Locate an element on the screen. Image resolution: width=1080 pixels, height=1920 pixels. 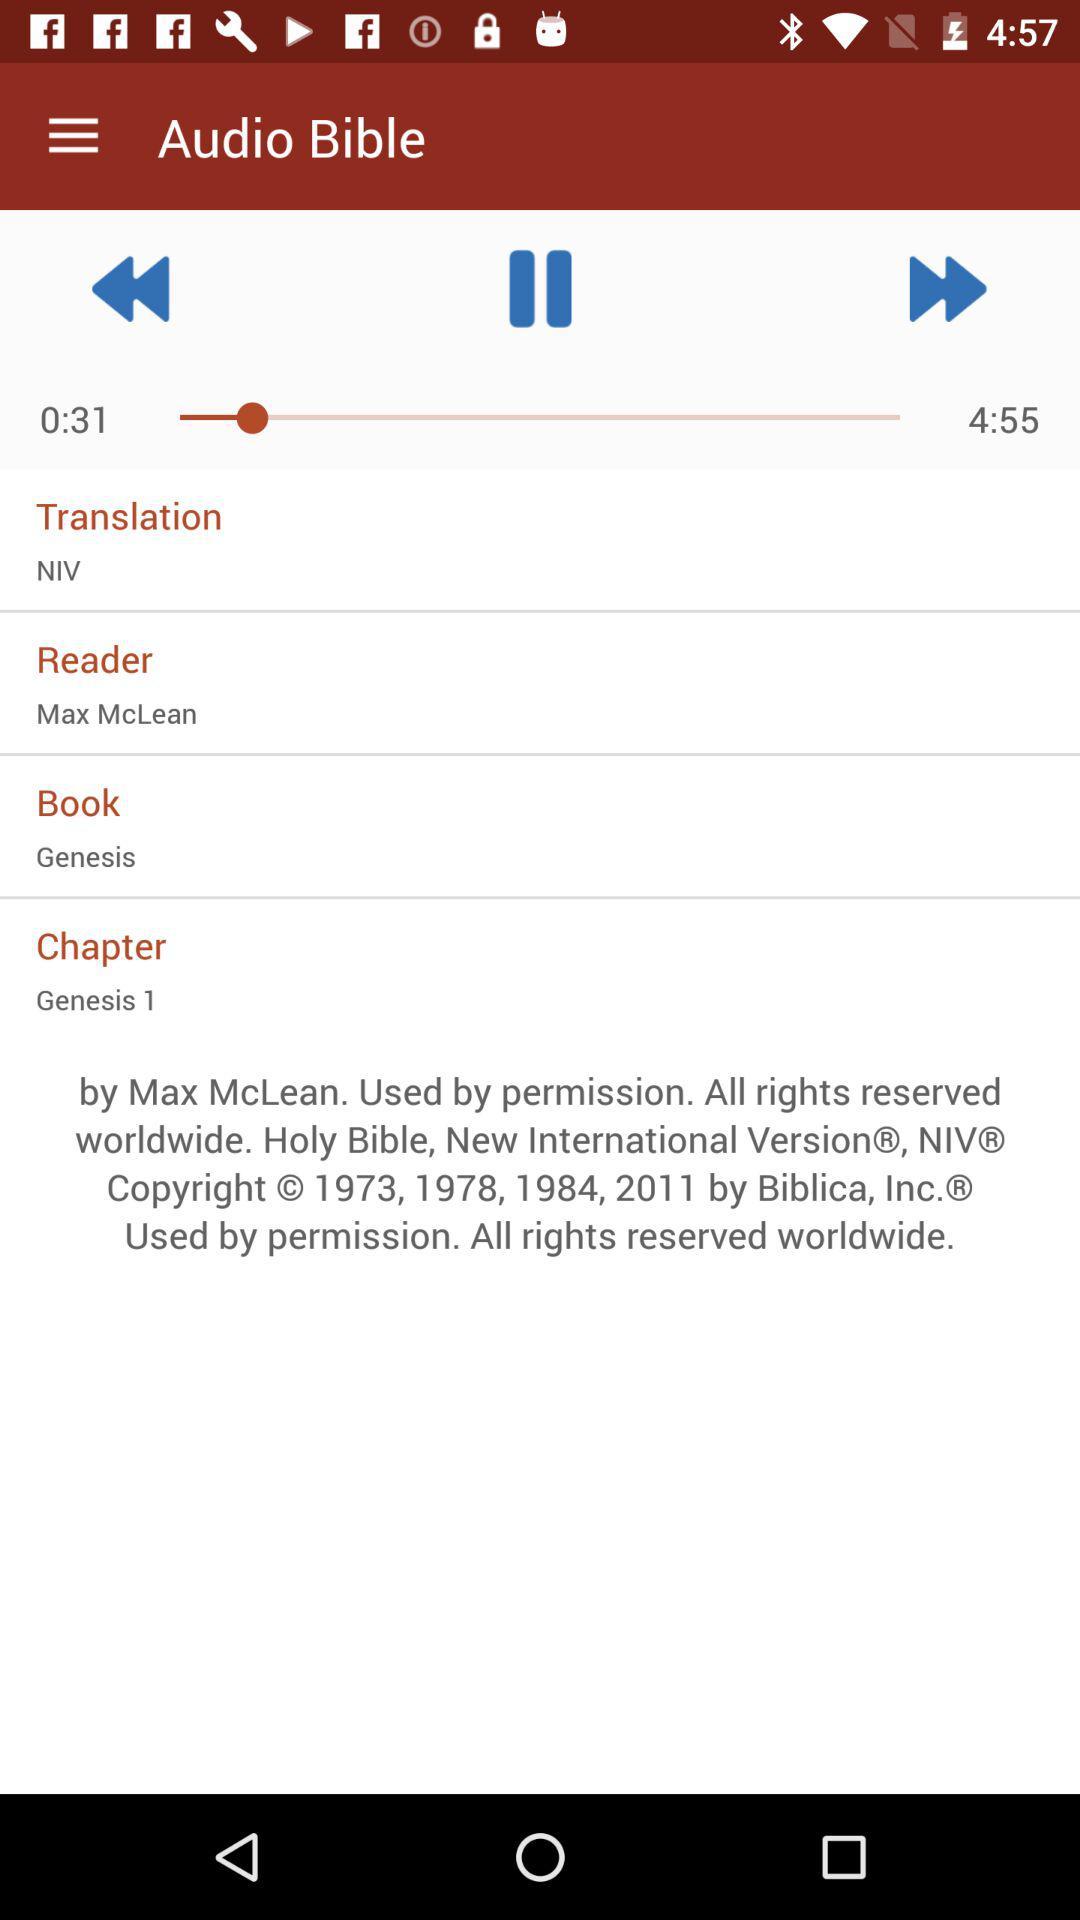
the item below chapter is located at coordinates (540, 999).